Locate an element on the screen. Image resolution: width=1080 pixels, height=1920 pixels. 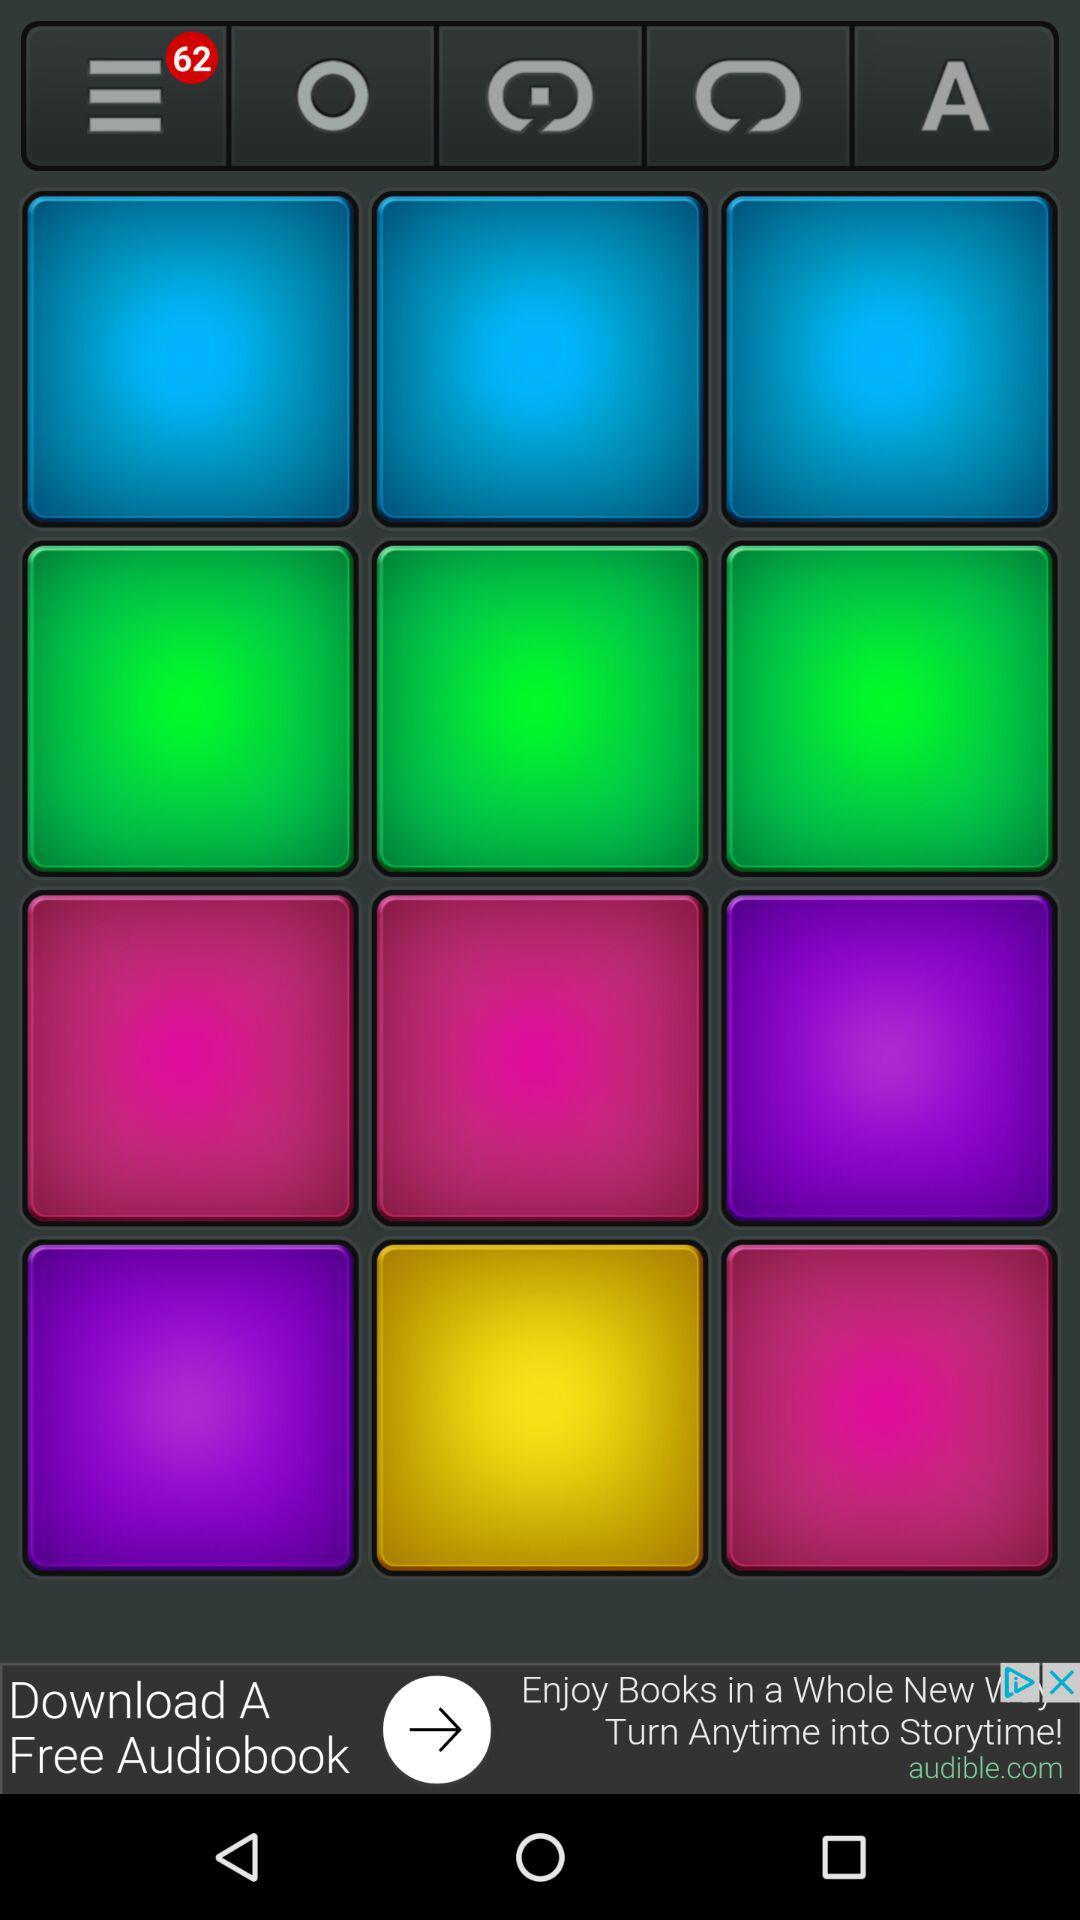
follow the flashing box is located at coordinates (190, 1406).